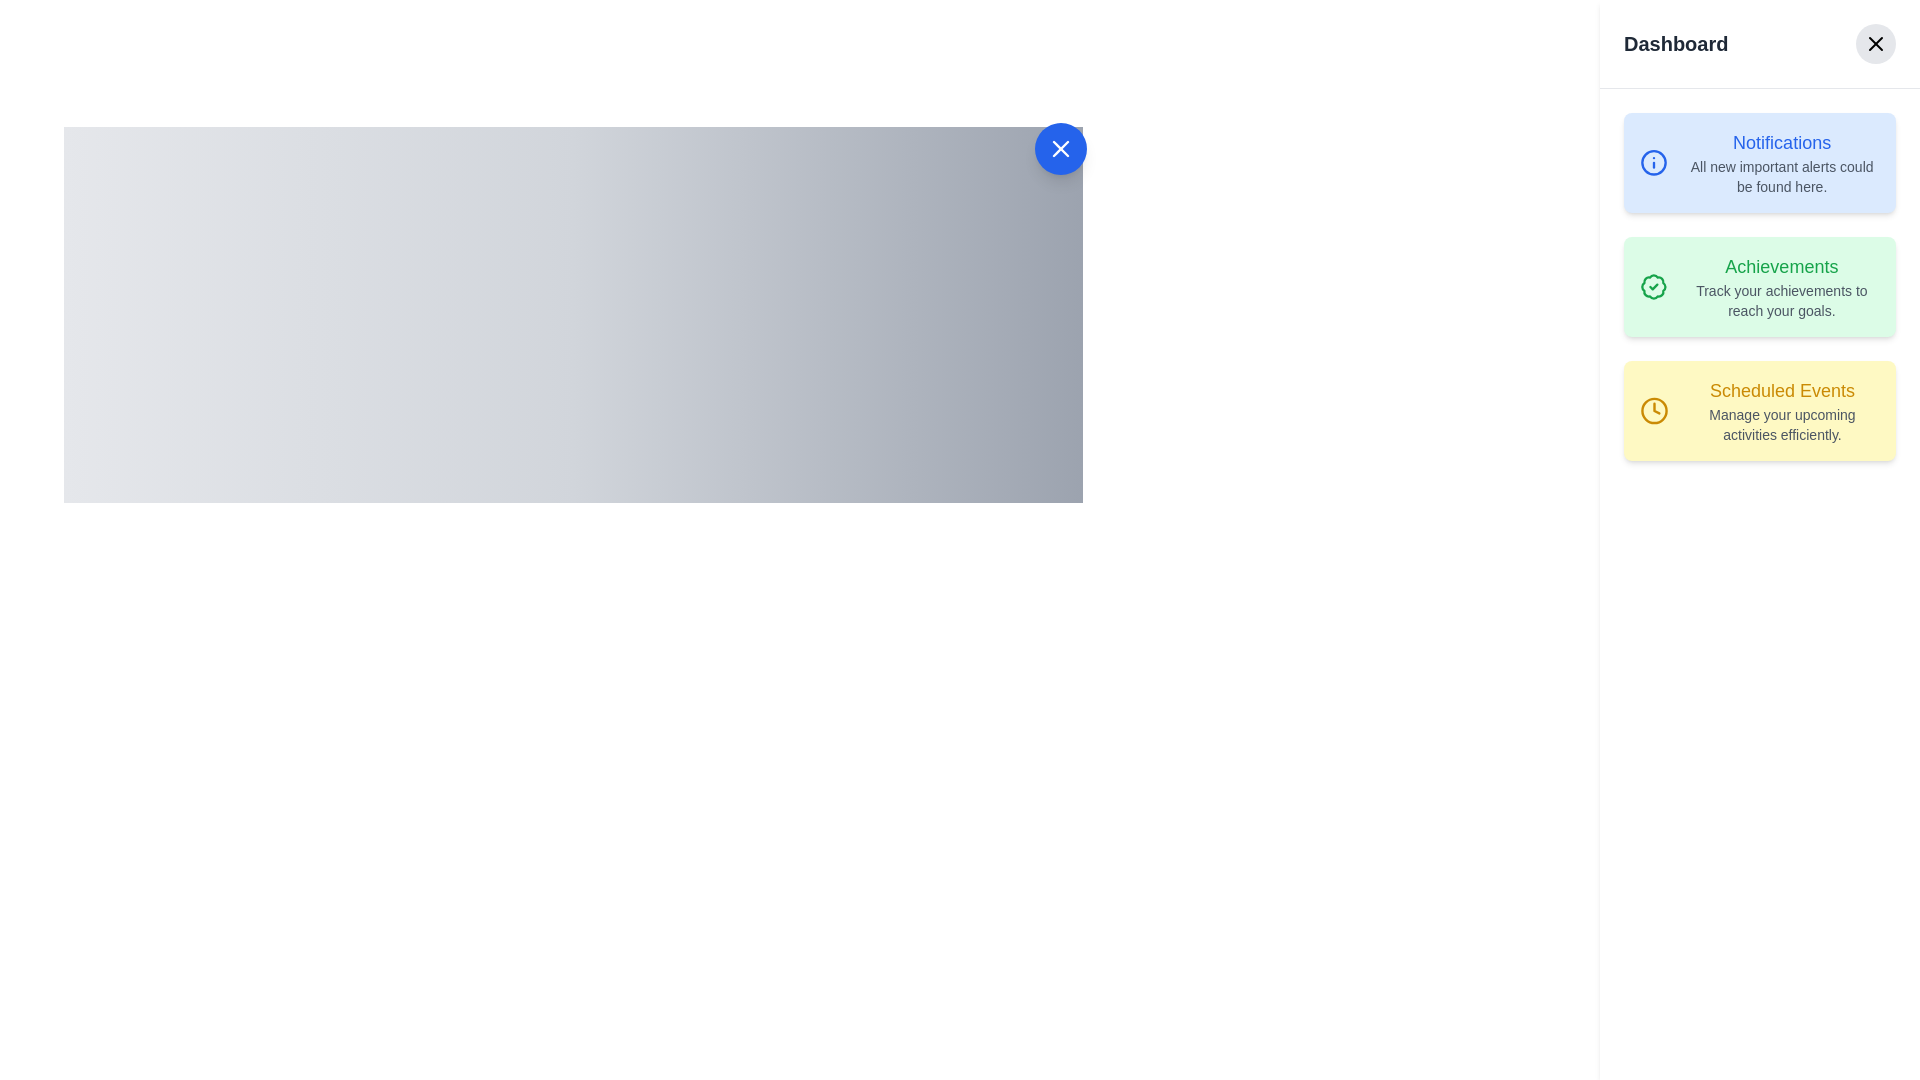 The height and width of the screenshot is (1080, 1920). I want to click on the circular button with a light gray background and a black 'X' icon located beside the 'Dashboard' text, so click(1875, 43).